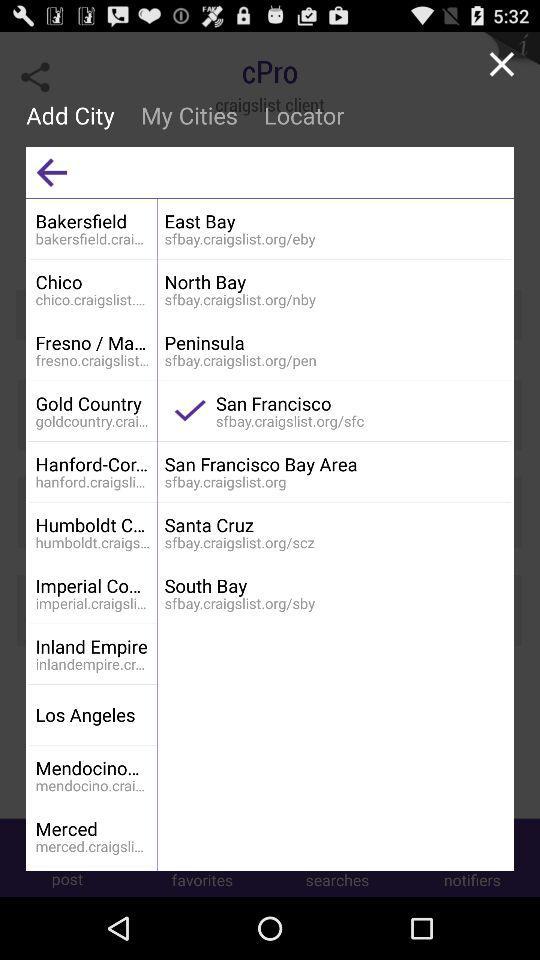 Image resolution: width=540 pixels, height=960 pixels. I want to click on item below the chico.craigslist.org item, so click(92, 342).